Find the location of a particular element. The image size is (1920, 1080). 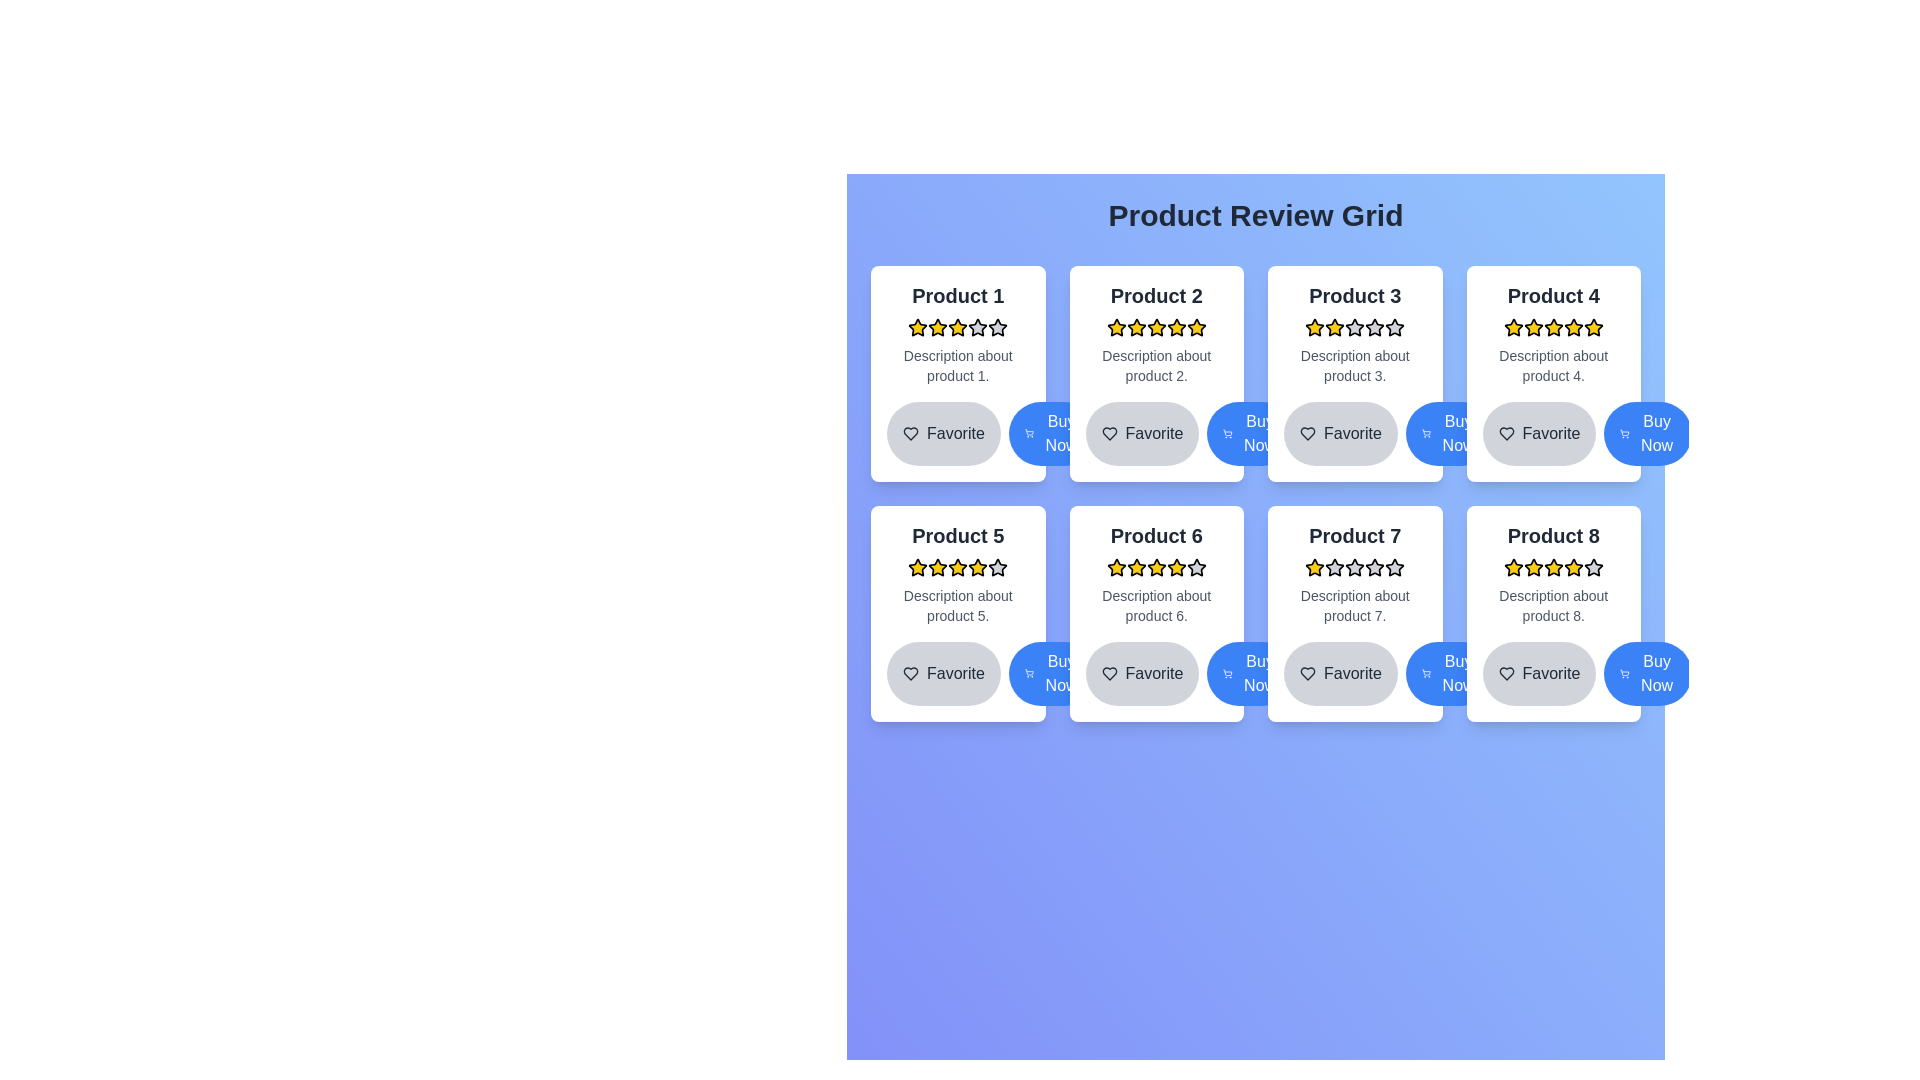

information displayed in the Text block located beneath the title 'Product 4' and above the 'Favorite' and 'Buy Now' buttons in the fourth card of the grid layout is located at coordinates (1552, 366).